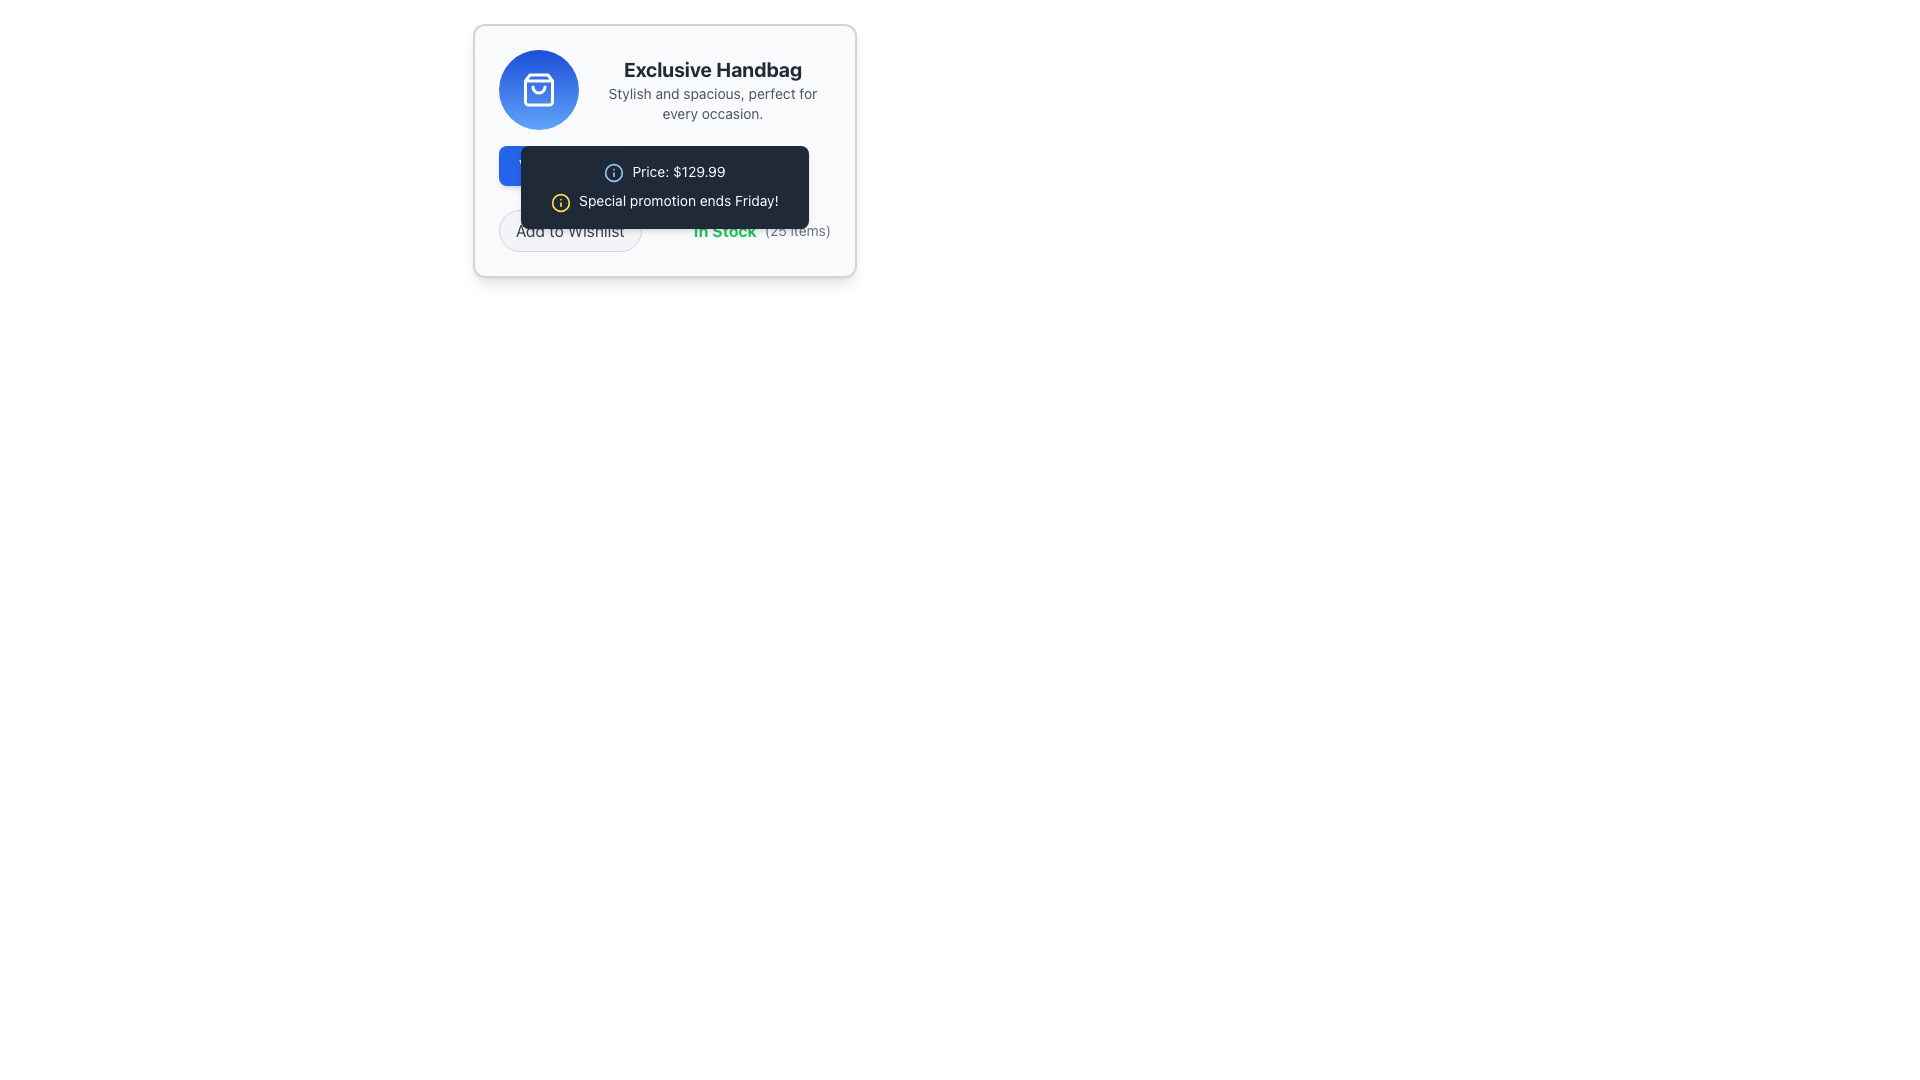  What do you see at coordinates (538, 88) in the screenshot?
I see `the shopping bag graphical icon located in the upper left section of the interface, specifically within the top left circular icon of the 'Exclusive Handbag' card` at bounding box center [538, 88].